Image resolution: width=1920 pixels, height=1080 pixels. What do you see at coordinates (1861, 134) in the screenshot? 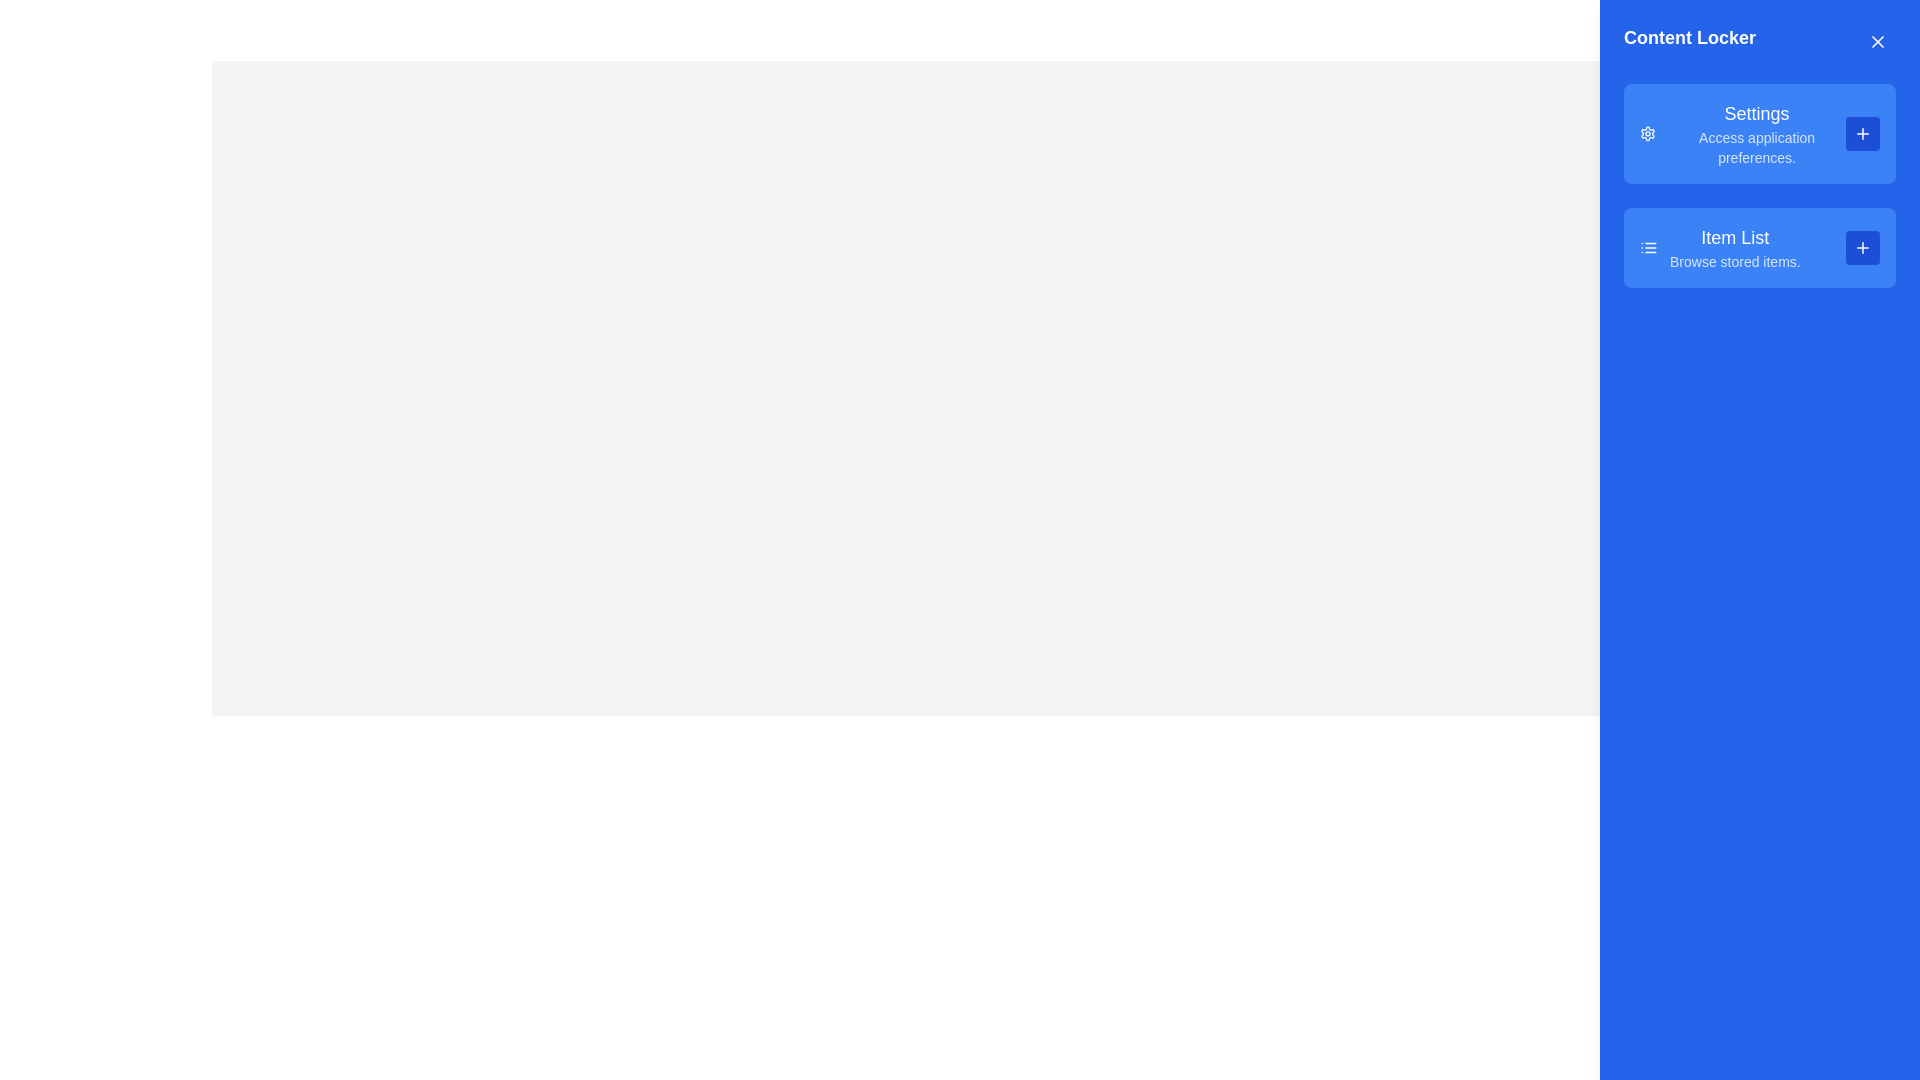
I see `the button located towards the right edge of the light blue 'Settings' section in the 'Content Locker' panel` at bounding box center [1861, 134].